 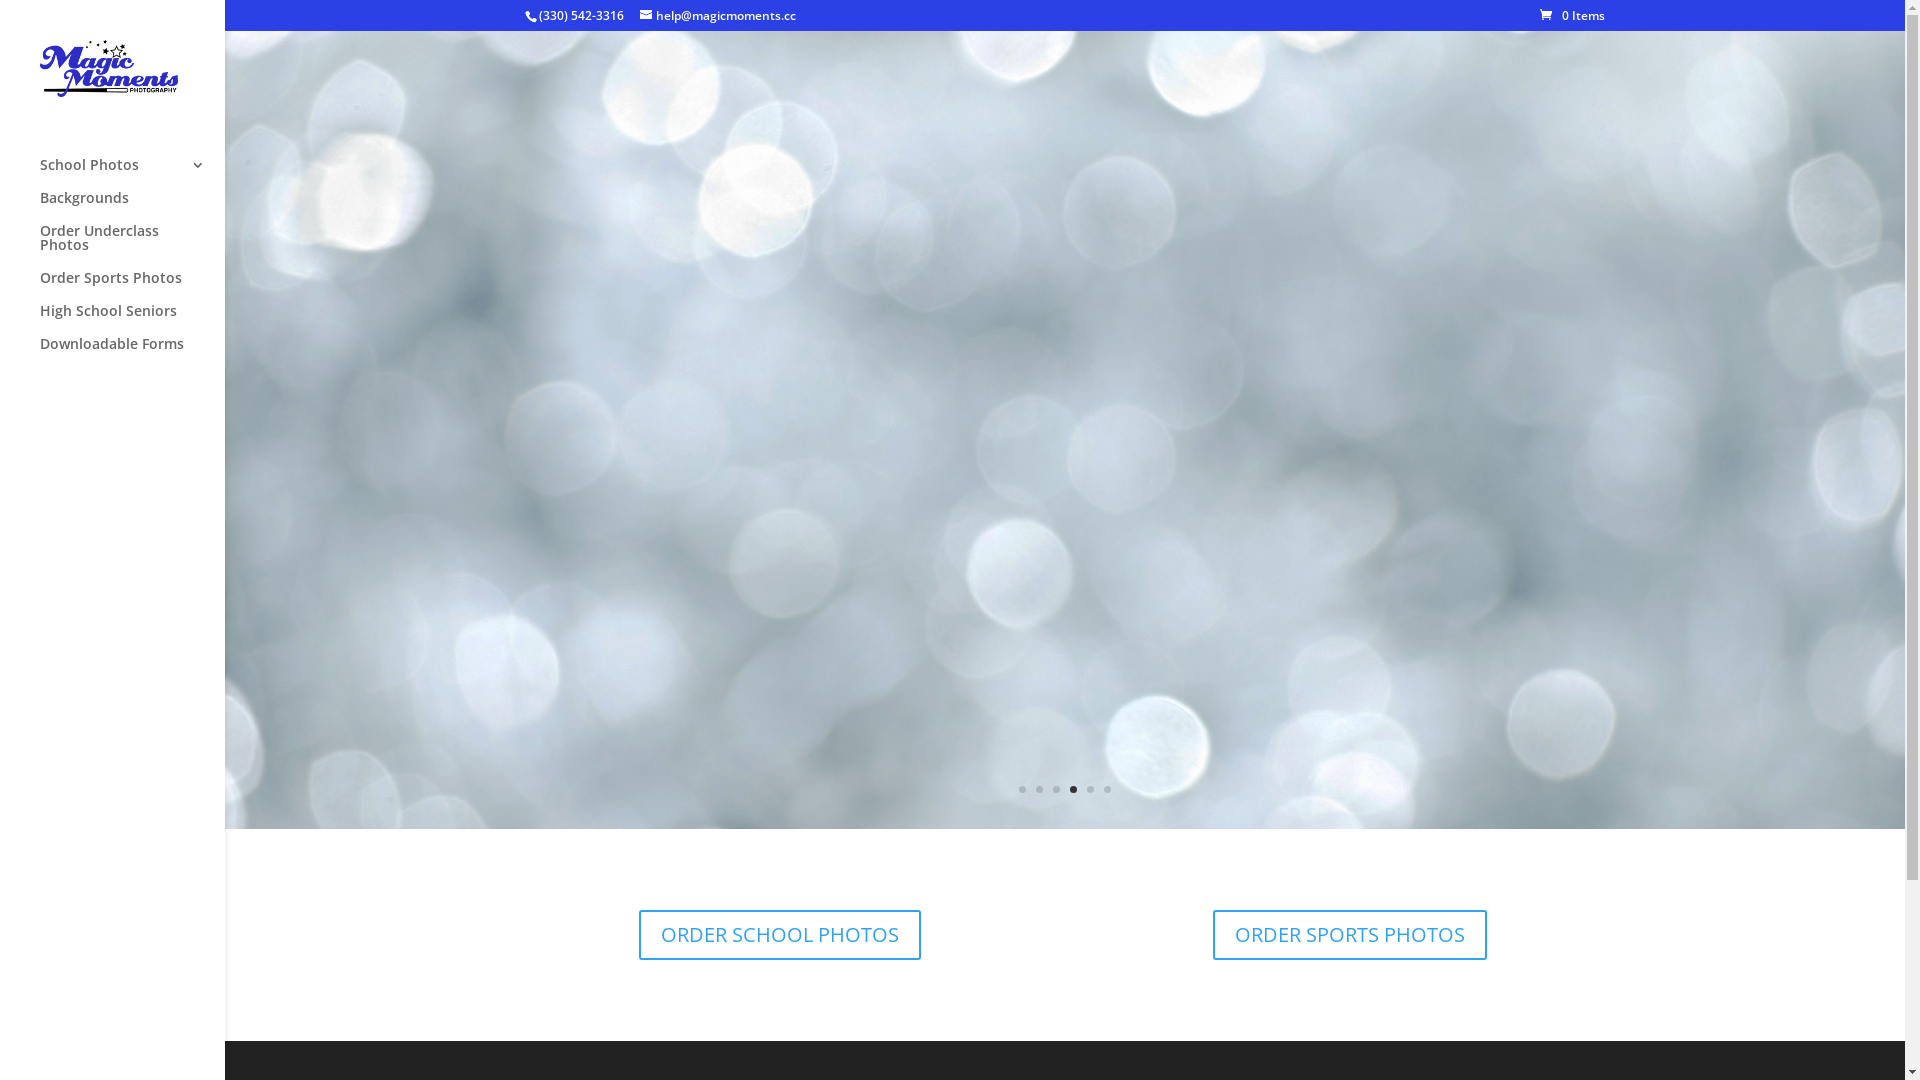 What do you see at coordinates (1039, 788) in the screenshot?
I see `'2'` at bounding box center [1039, 788].